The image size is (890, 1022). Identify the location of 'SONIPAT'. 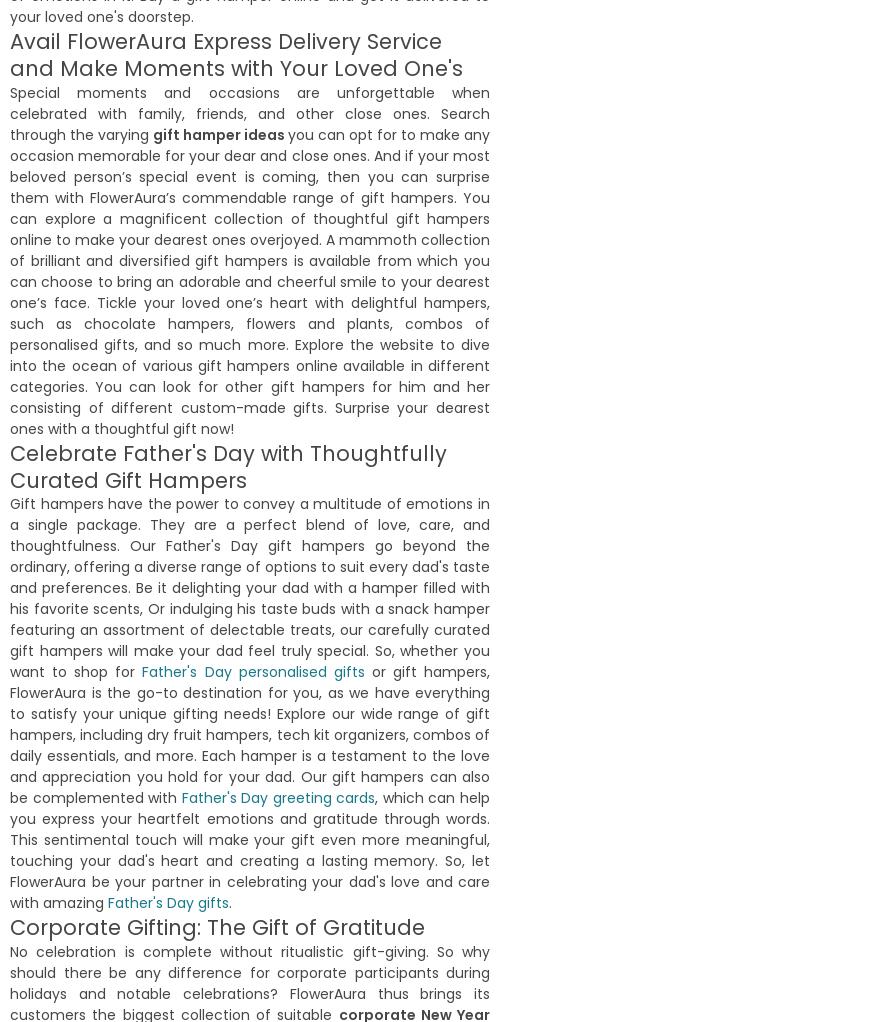
(45, 306).